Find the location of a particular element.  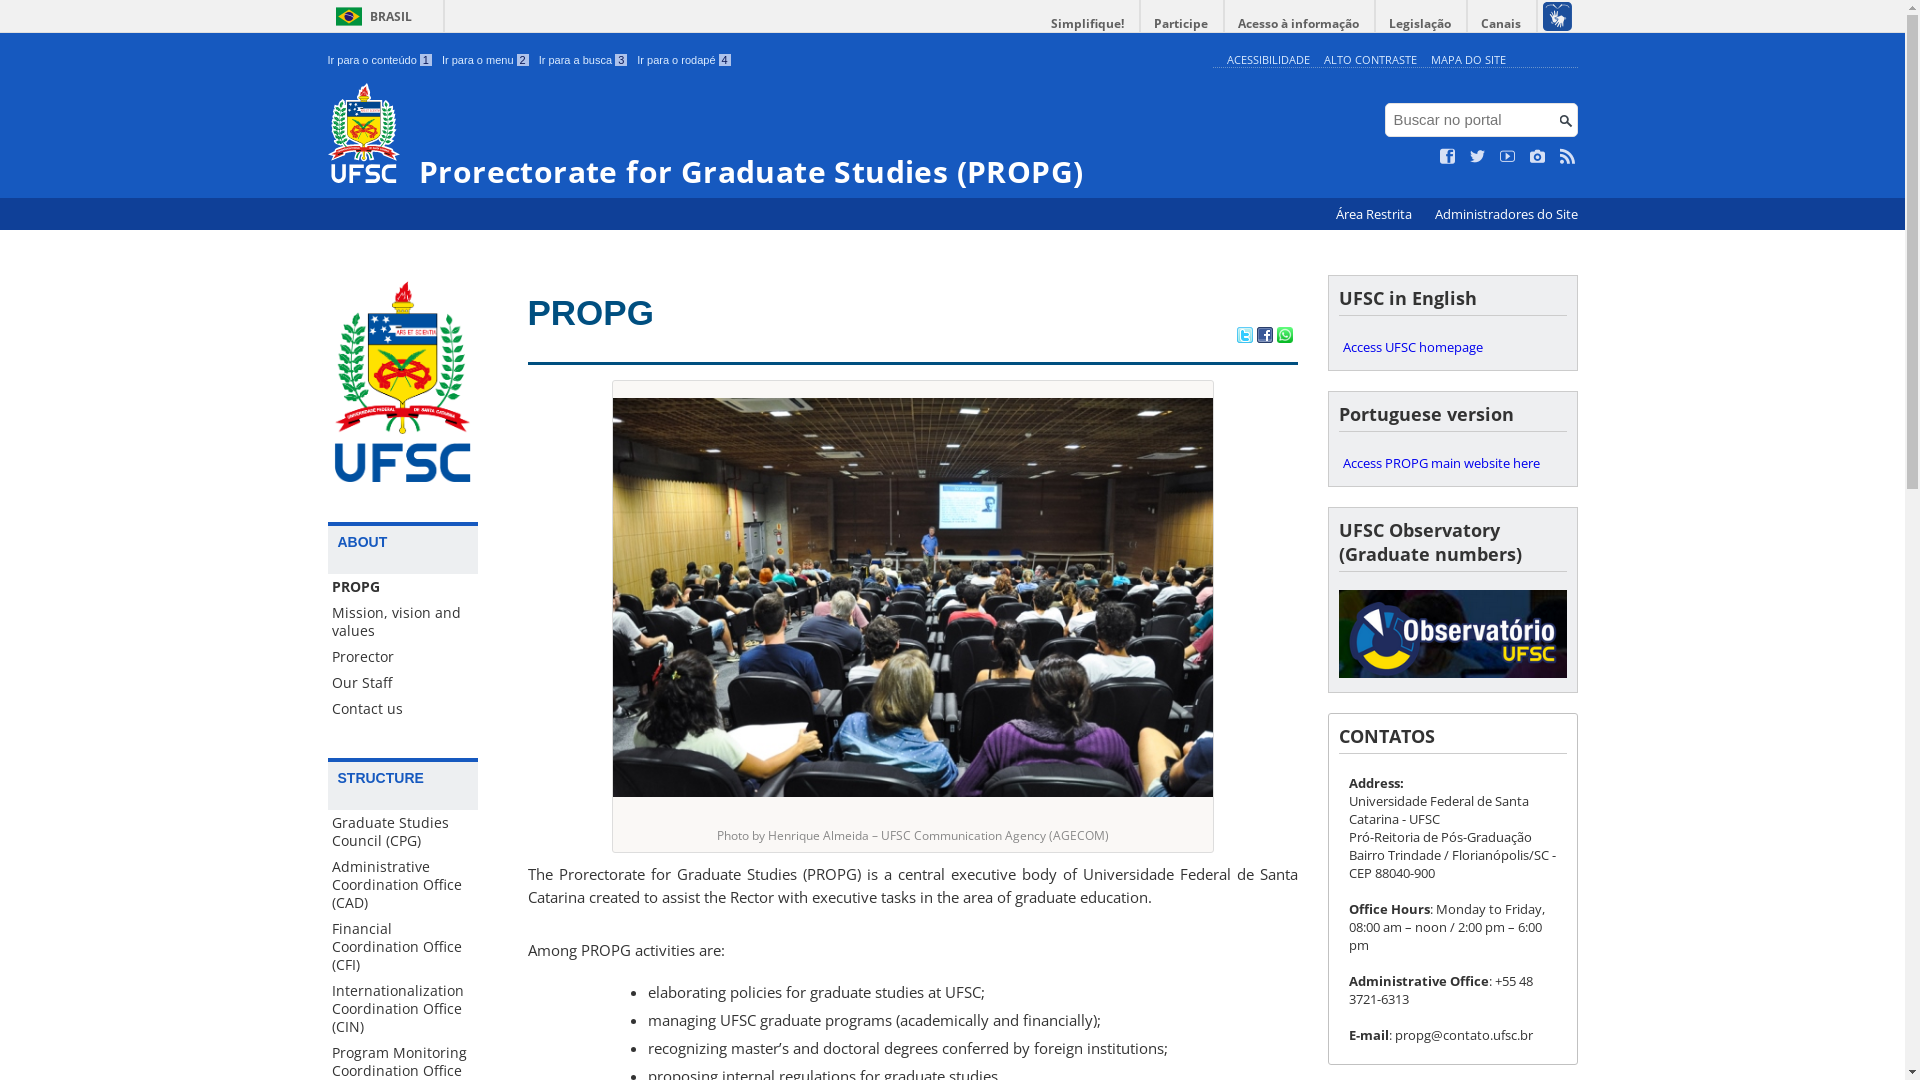

'Contact us' is located at coordinates (402, 708).